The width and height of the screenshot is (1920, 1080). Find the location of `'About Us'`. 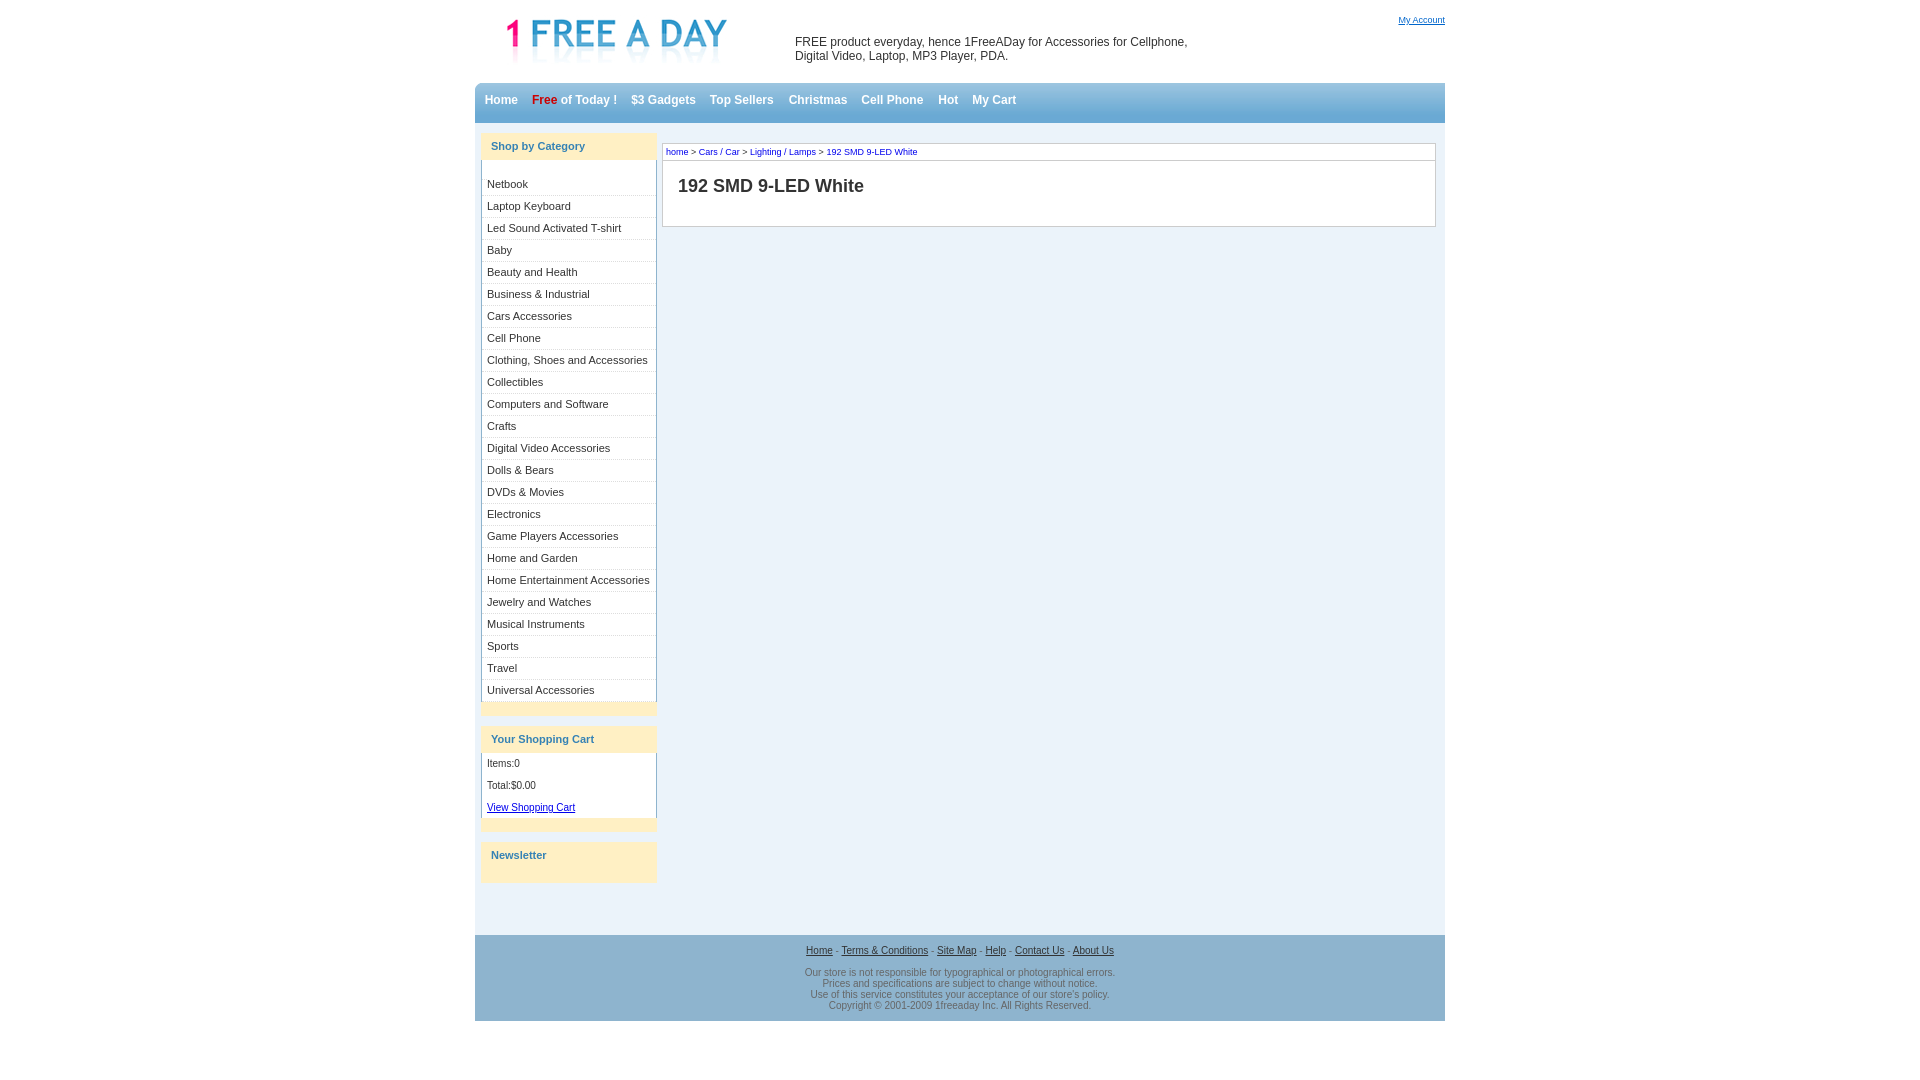

'About Us' is located at coordinates (1092, 949).